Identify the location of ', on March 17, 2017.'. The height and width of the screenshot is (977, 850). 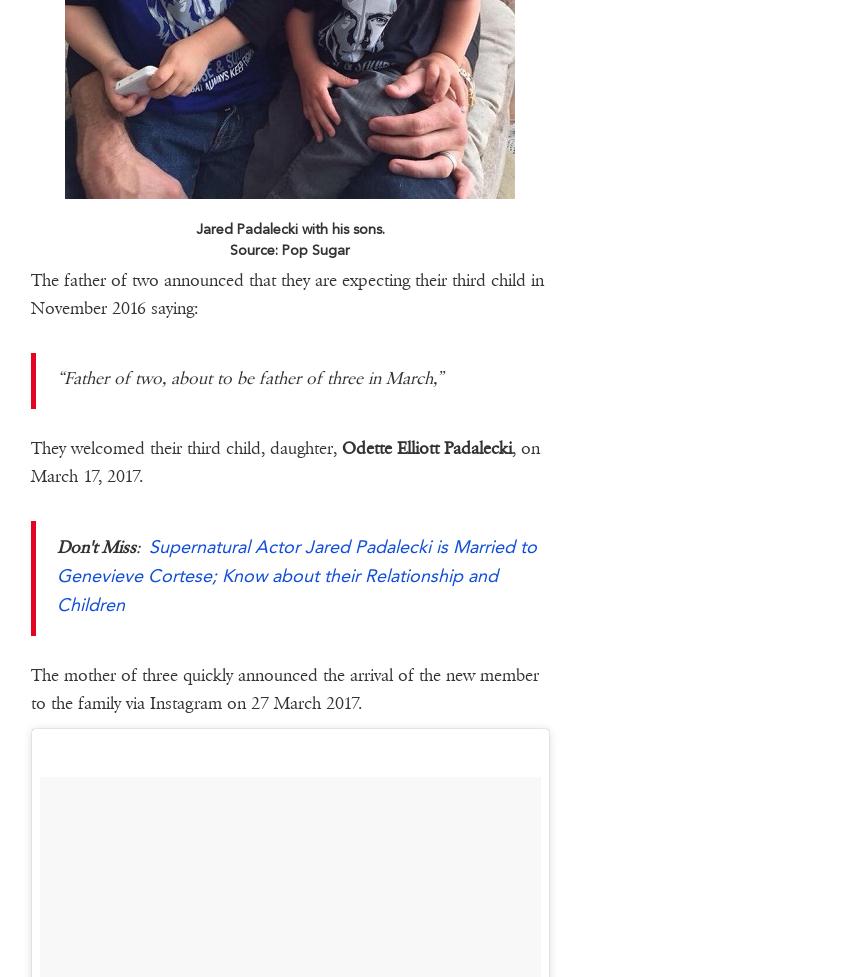
(283, 461).